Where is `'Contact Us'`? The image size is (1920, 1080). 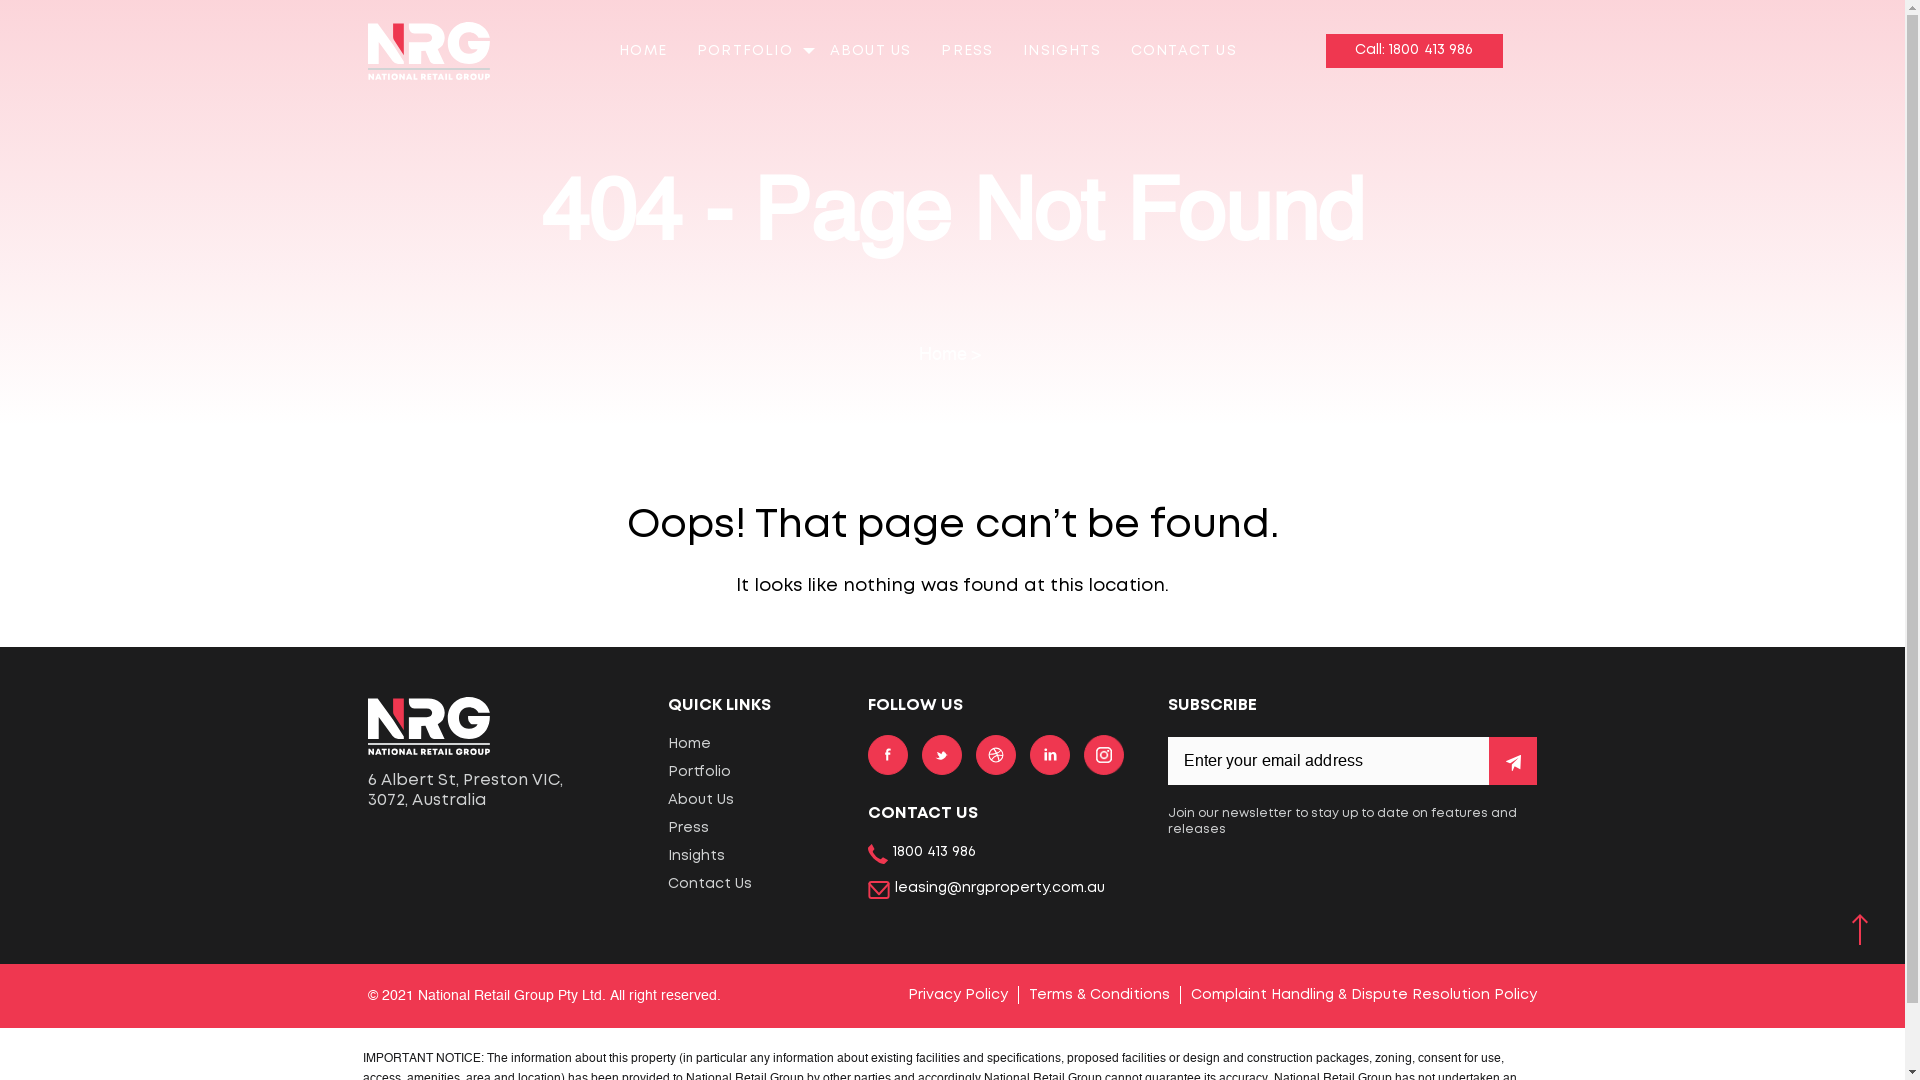 'Contact Us' is located at coordinates (667, 882).